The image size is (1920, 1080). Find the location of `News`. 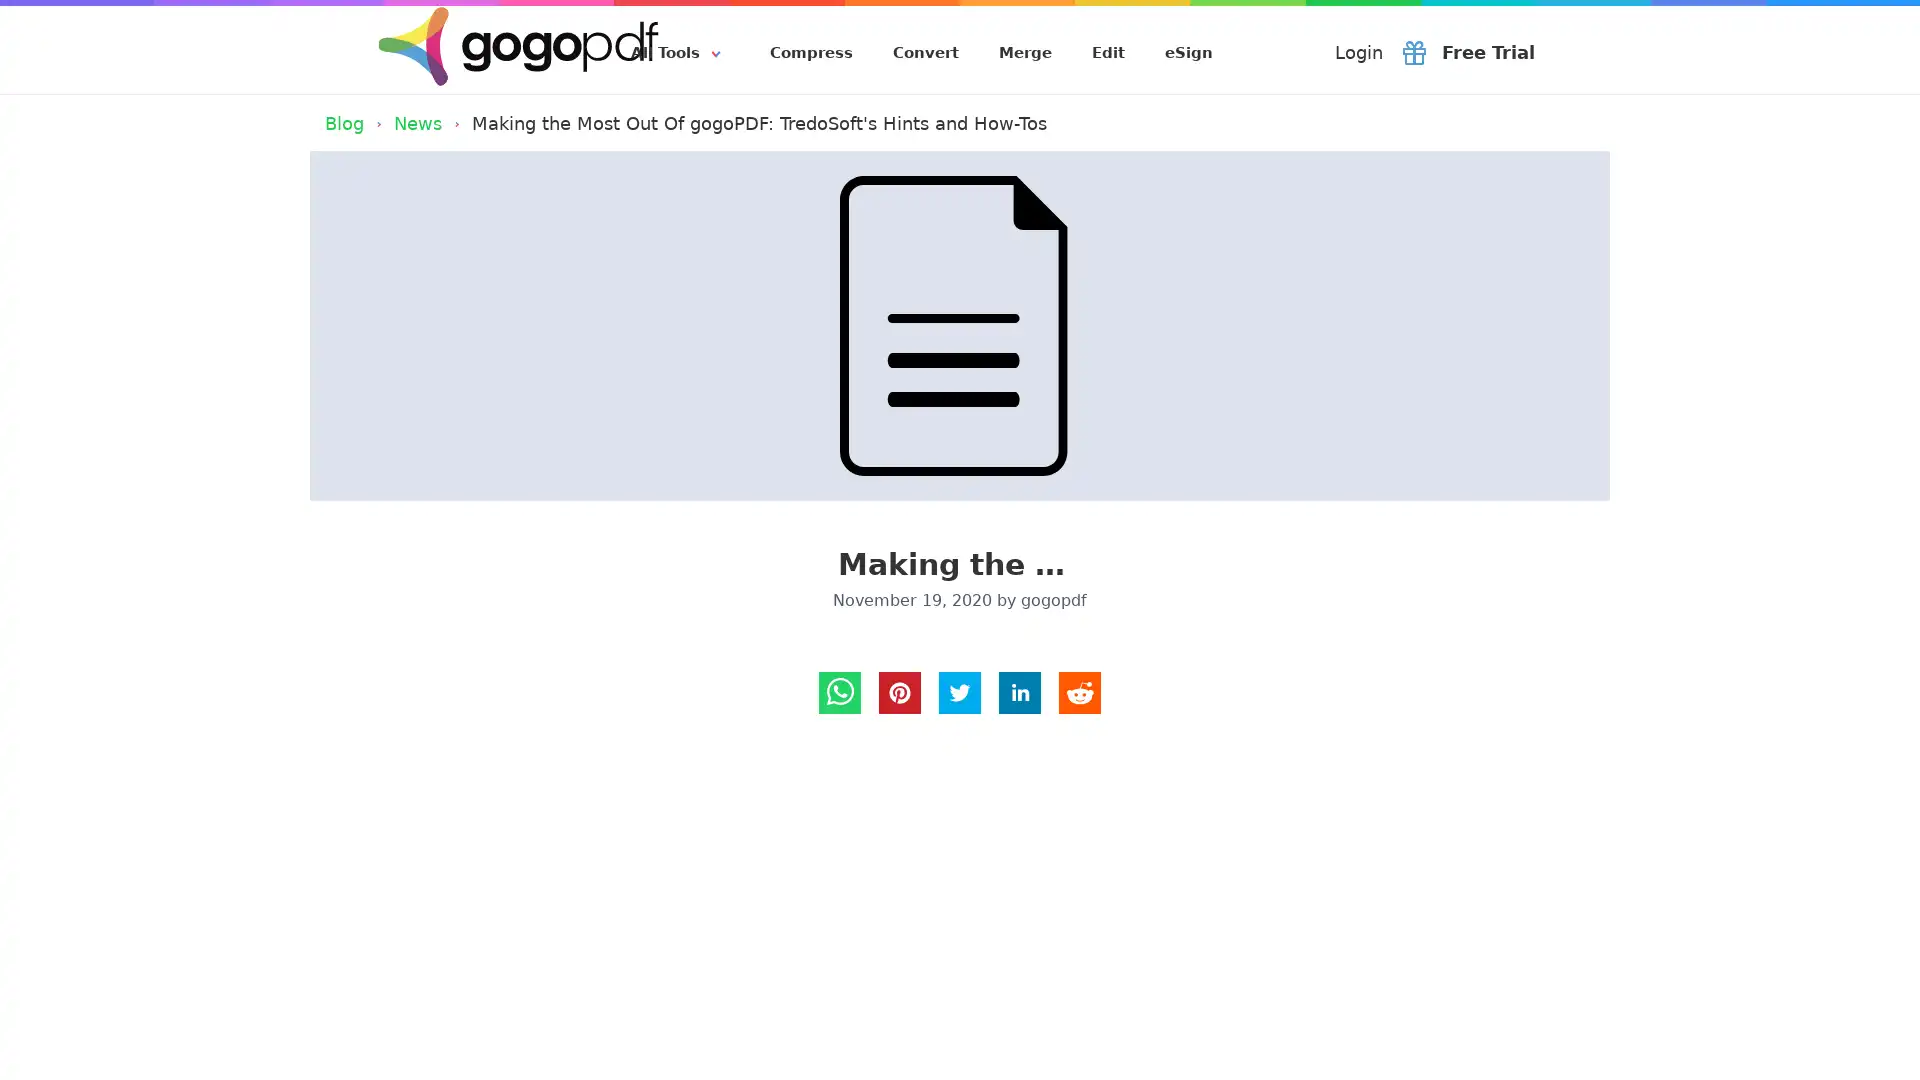

News is located at coordinates (416, 123).